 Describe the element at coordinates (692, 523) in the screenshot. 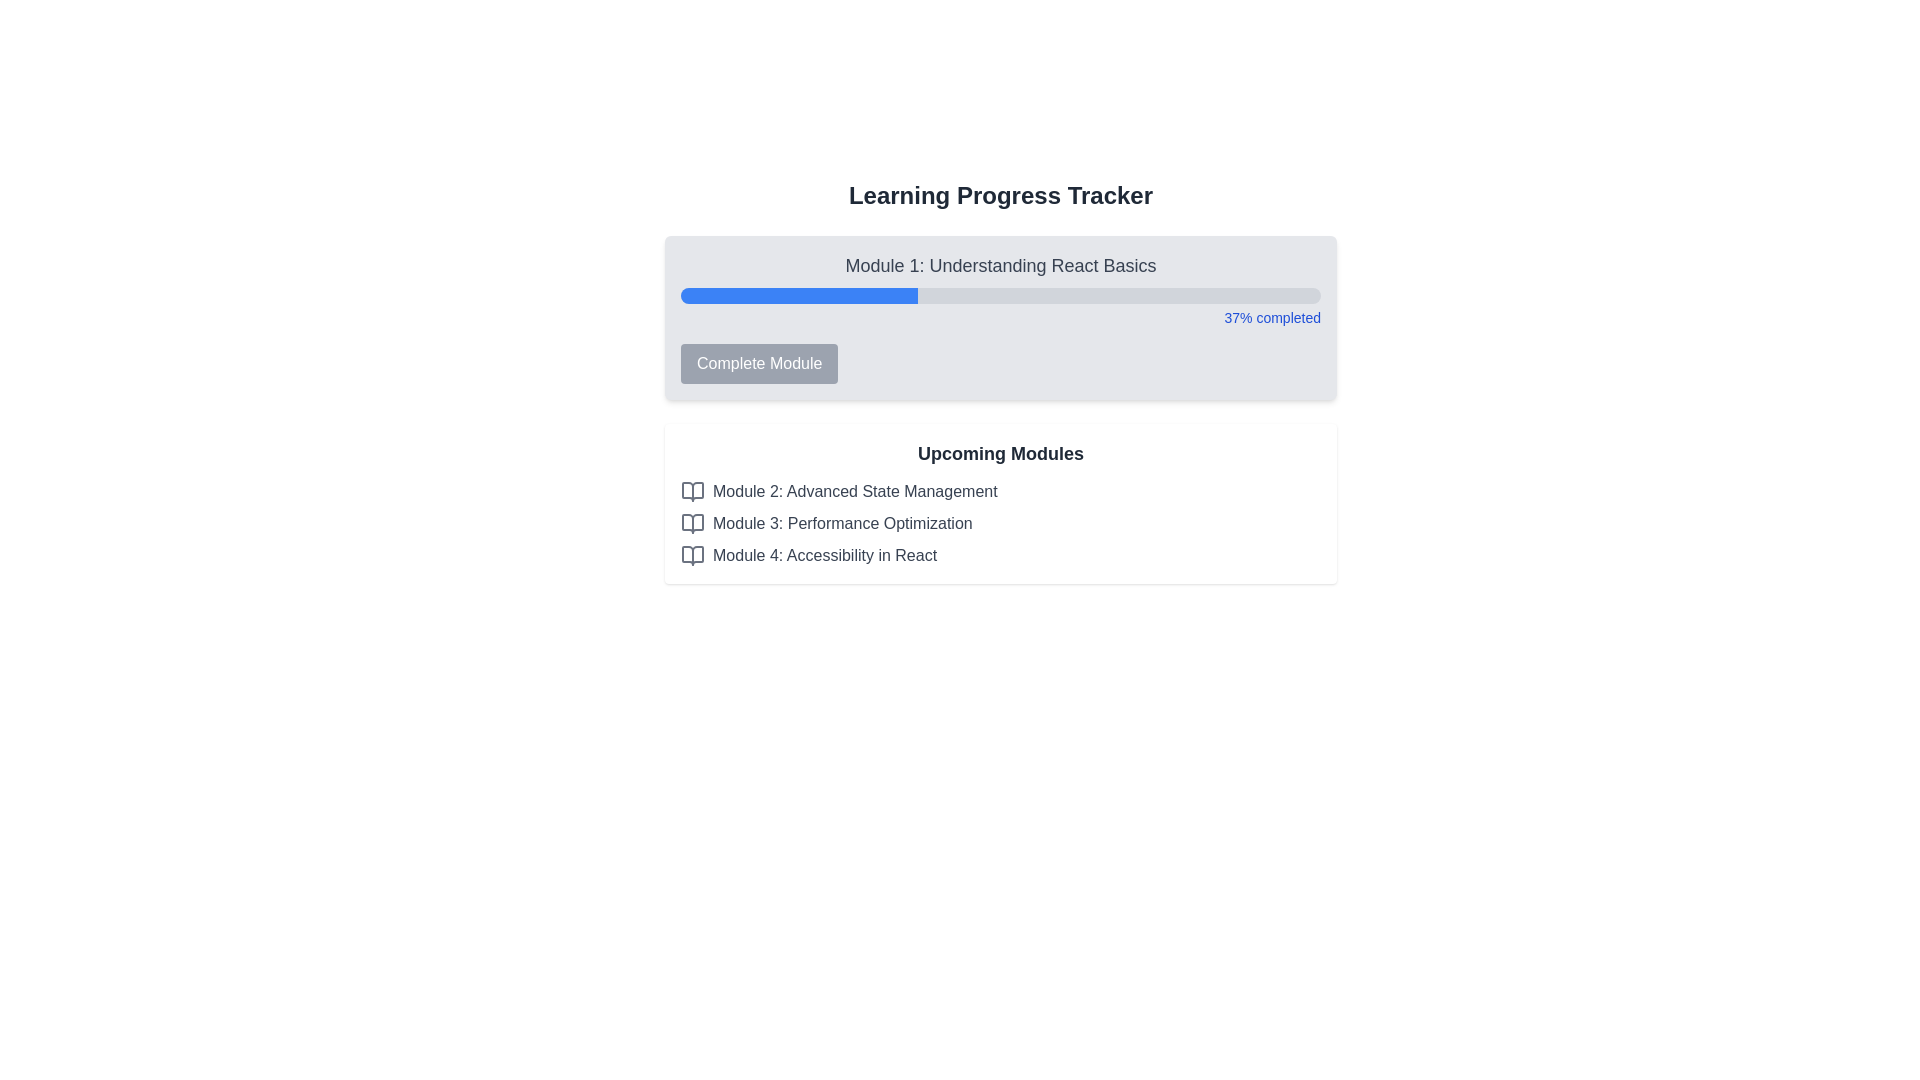

I see `the educational content icon located at the start of the line for 'Module 3: Performance Optimization'` at that location.